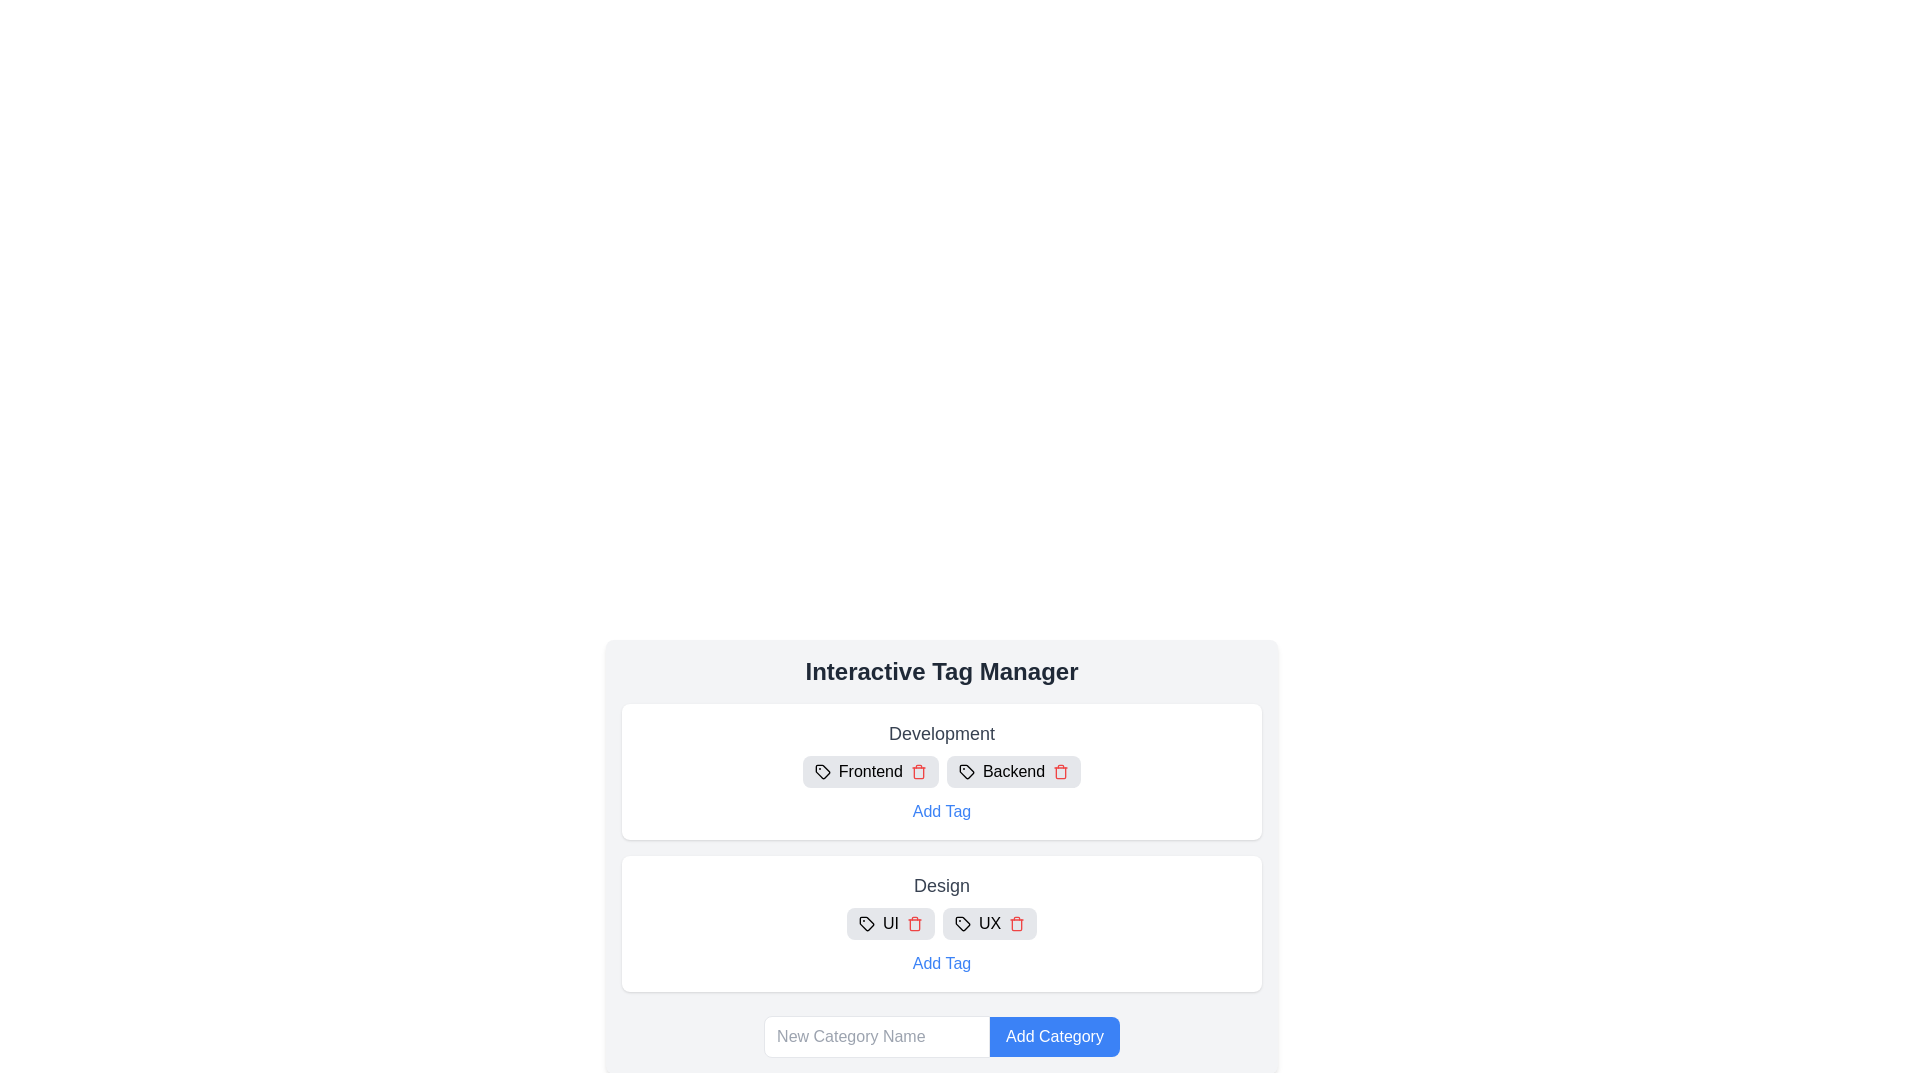 The image size is (1920, 1080). Describe the element at coordinates (913, 924) in the screenshot. I see `the trash icon located to the right of the 'UI' label in the 'Design' category` at that location.